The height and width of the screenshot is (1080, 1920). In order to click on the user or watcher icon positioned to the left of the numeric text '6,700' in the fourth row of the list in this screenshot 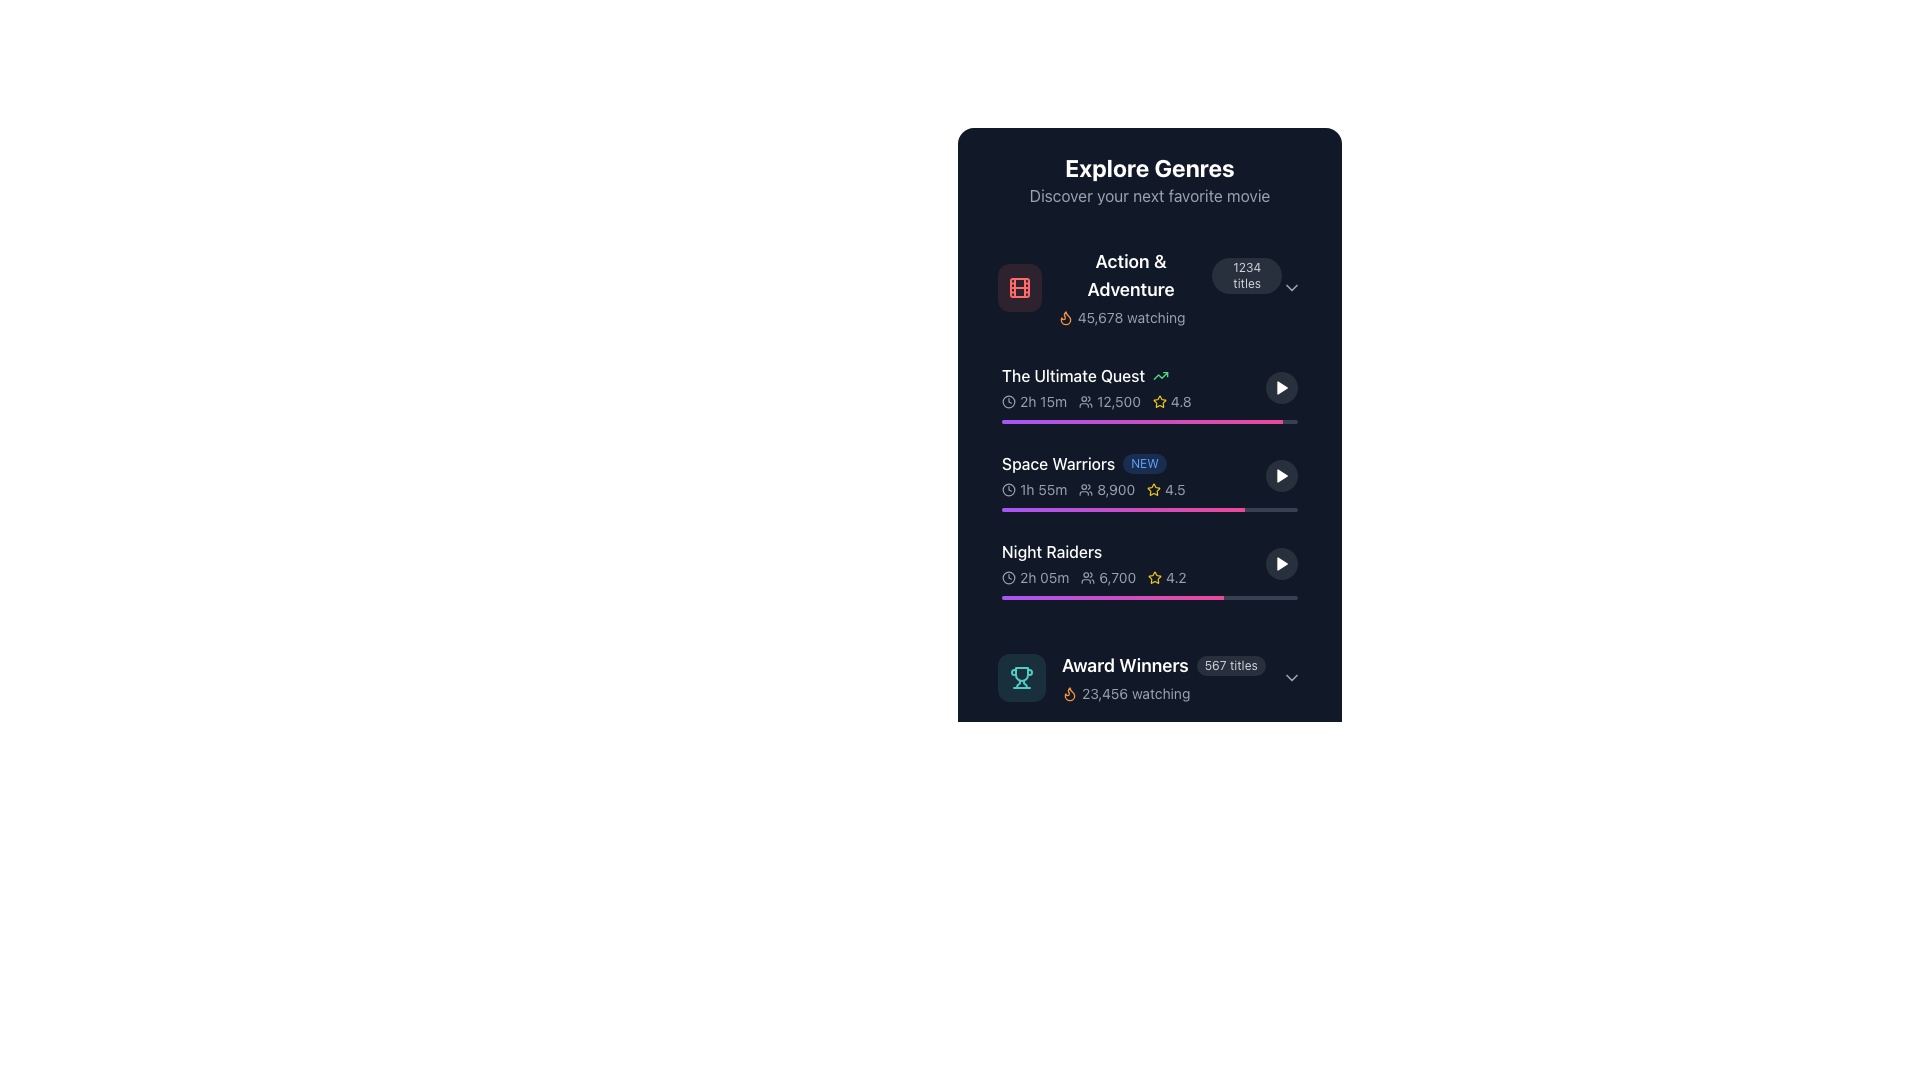, I will do `click(1087, 578)`.